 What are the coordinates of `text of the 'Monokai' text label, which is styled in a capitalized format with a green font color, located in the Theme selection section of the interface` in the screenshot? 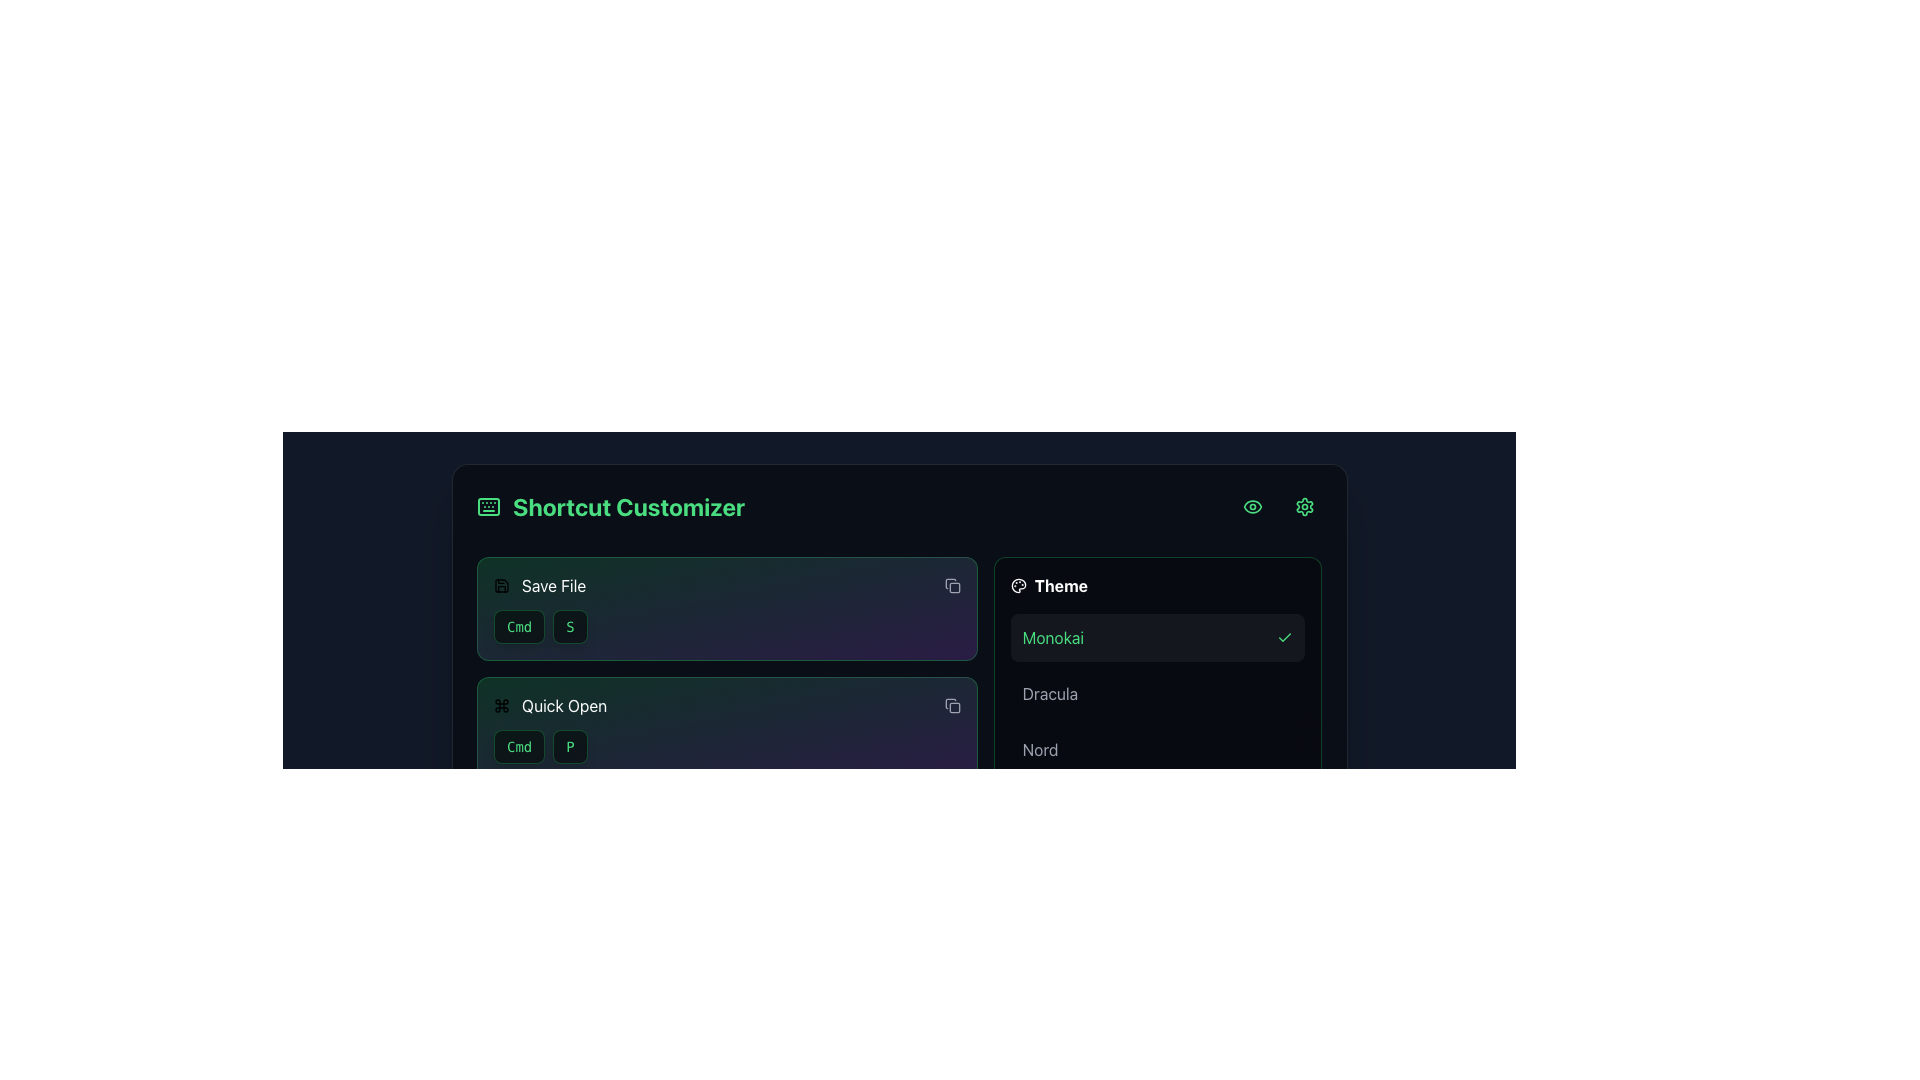 It's located at (1052, 637).